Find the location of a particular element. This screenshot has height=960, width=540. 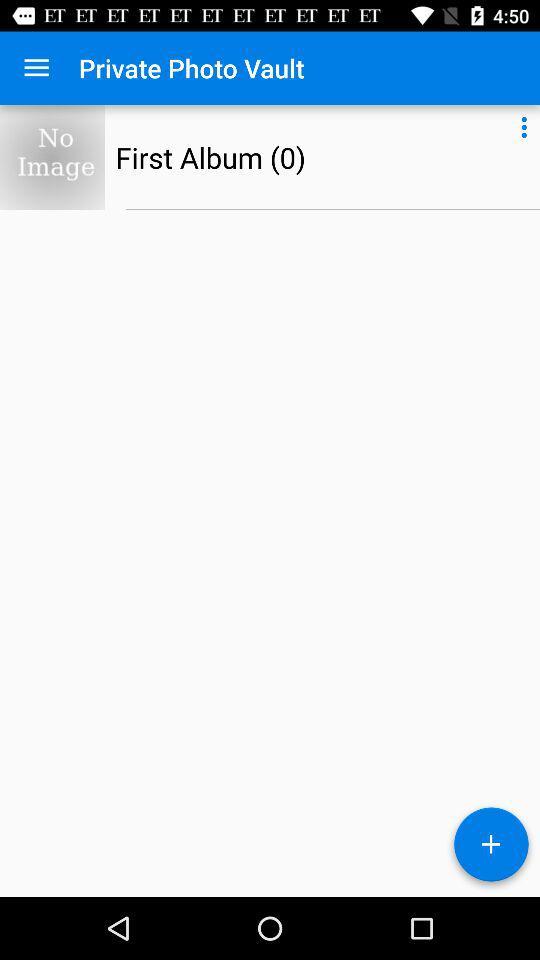

the add icon is located at coordinates (490, 847).